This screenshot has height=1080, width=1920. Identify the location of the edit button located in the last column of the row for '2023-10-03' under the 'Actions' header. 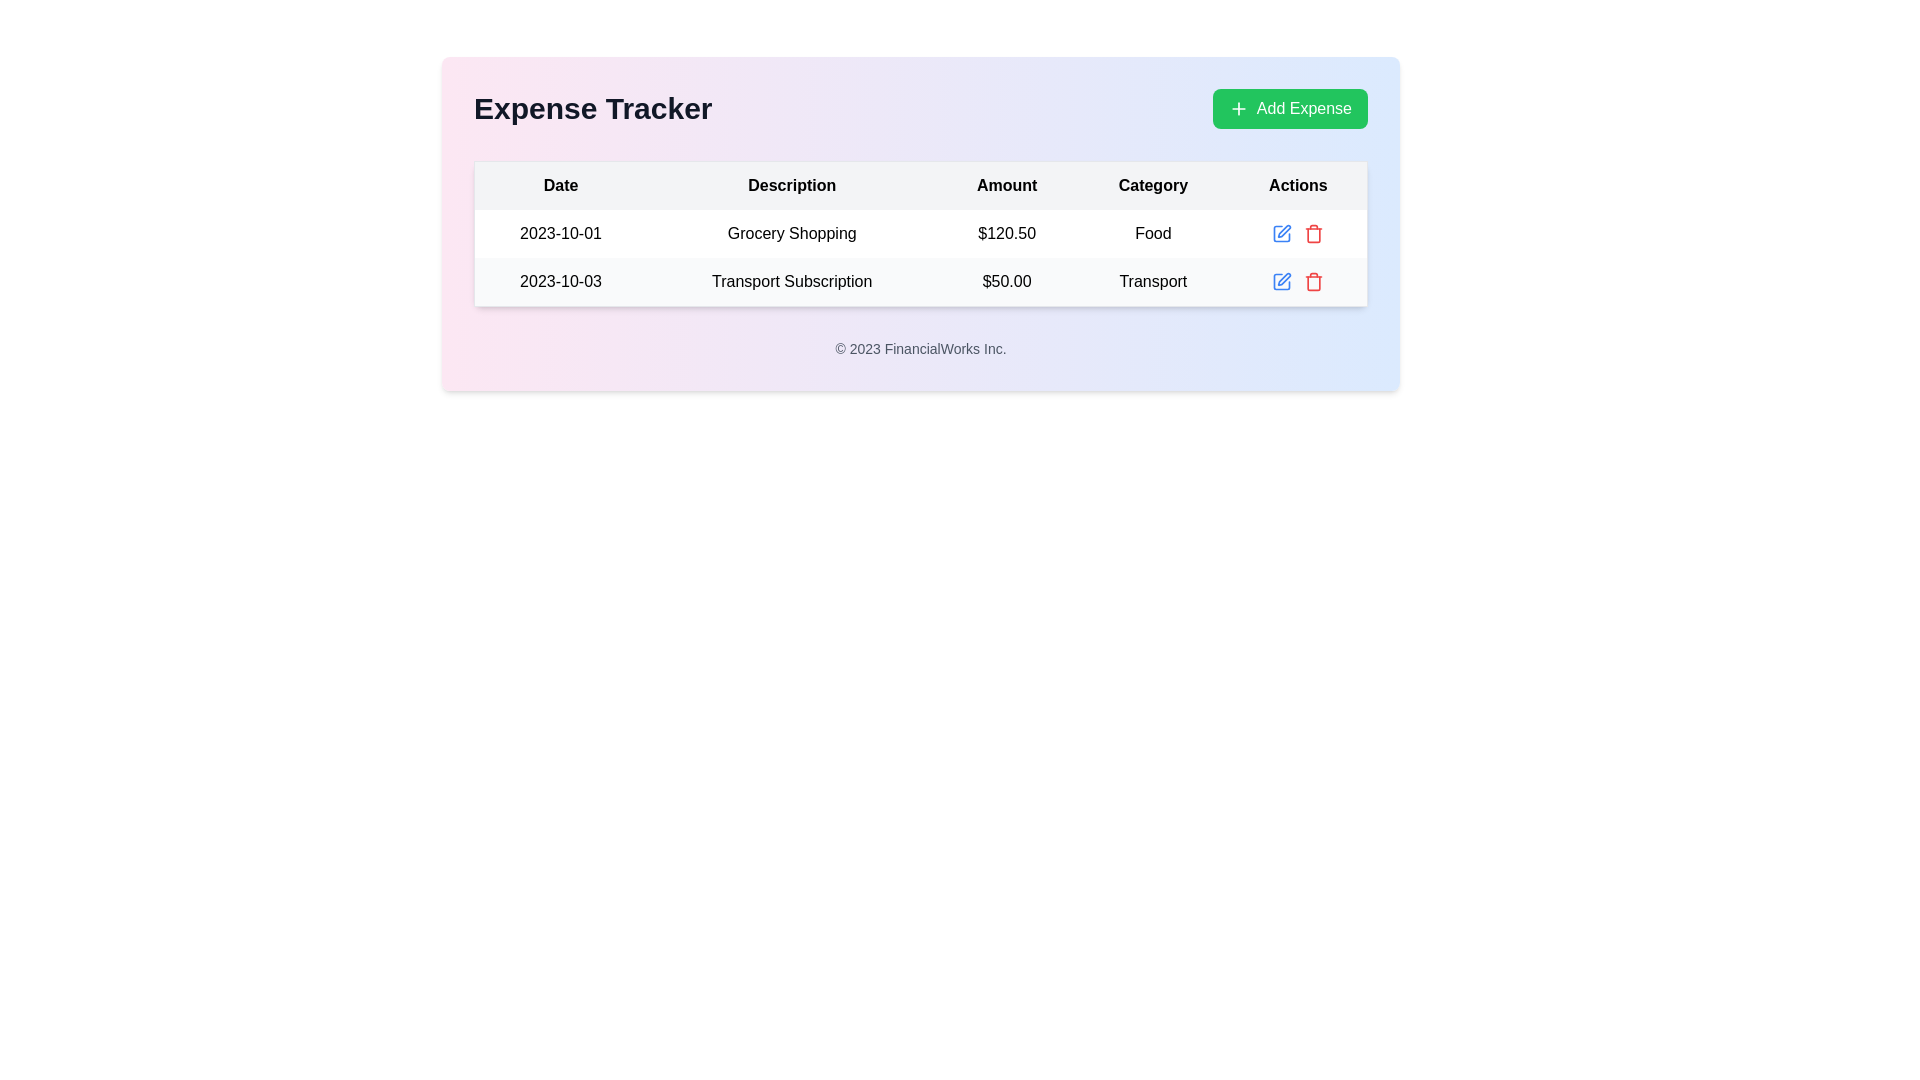
(1281, 281).